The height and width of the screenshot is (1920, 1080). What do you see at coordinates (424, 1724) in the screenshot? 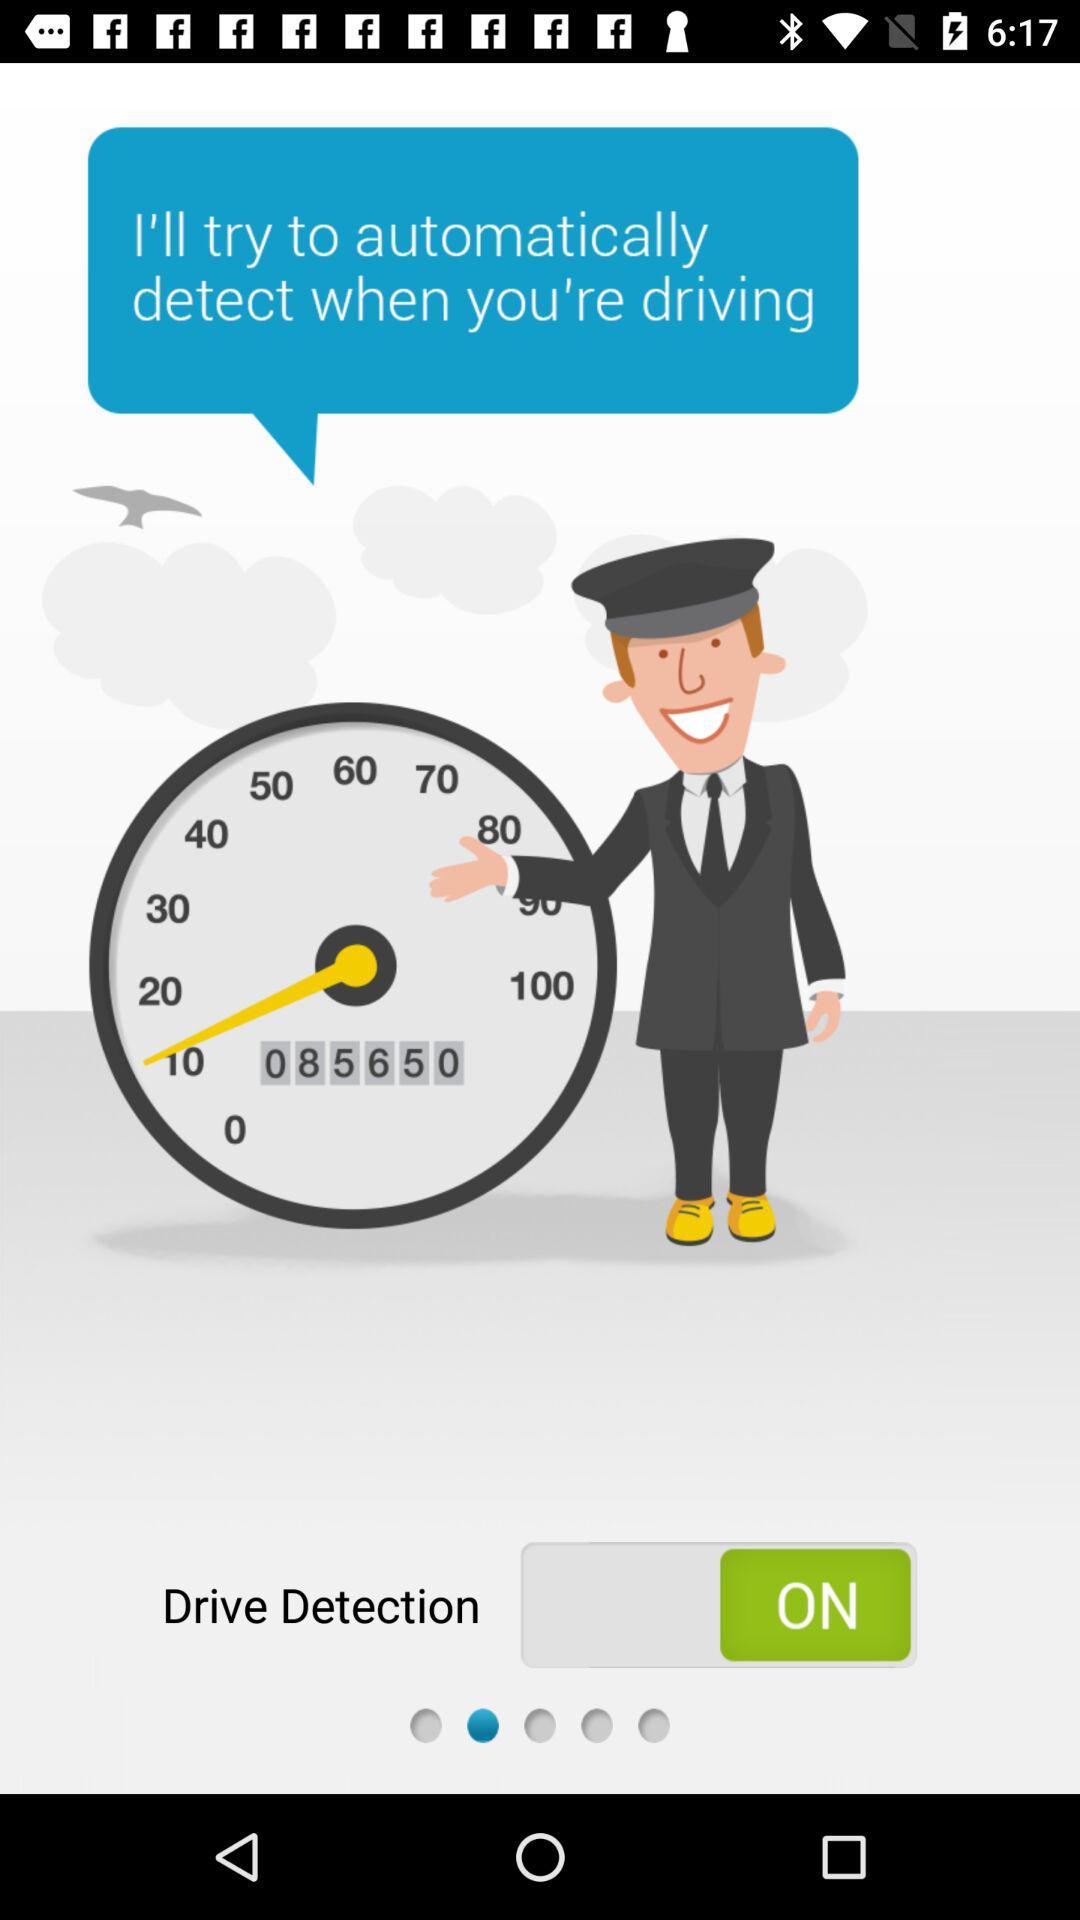
I see `first screen` at bounding box center [424, 1724].